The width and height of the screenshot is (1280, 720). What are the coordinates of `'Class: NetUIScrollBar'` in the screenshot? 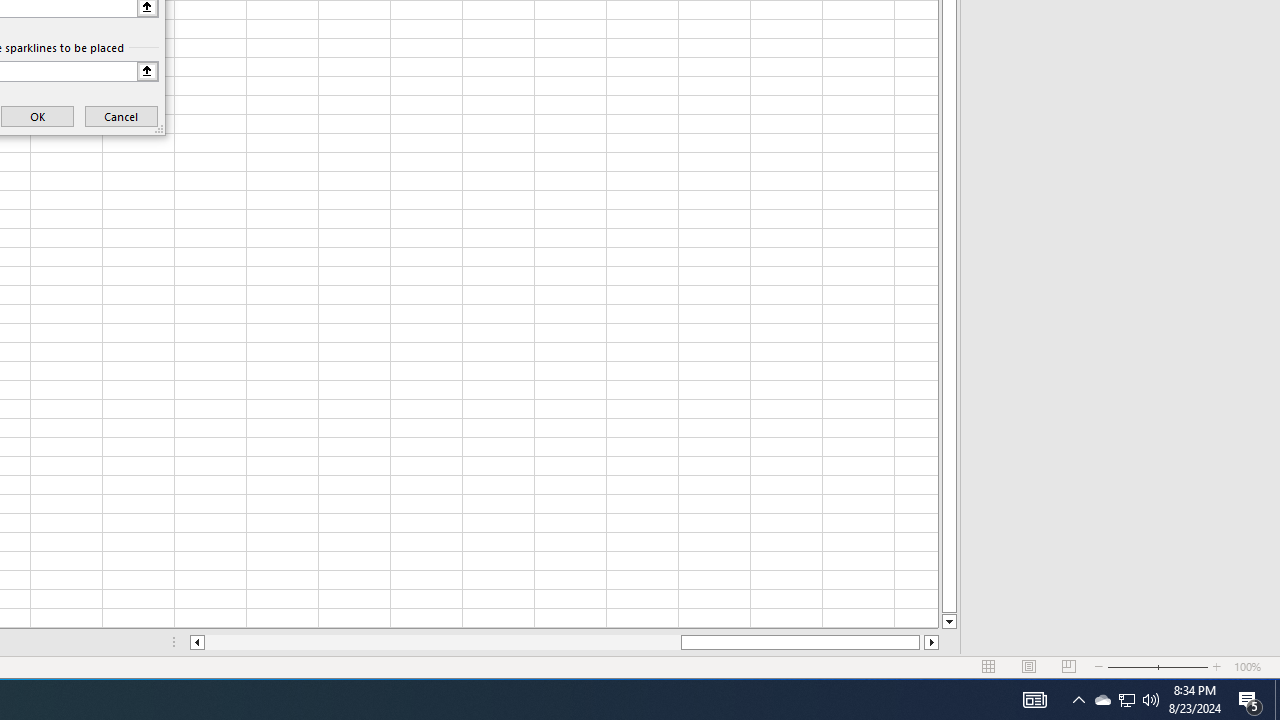 It's located at (563, 642).